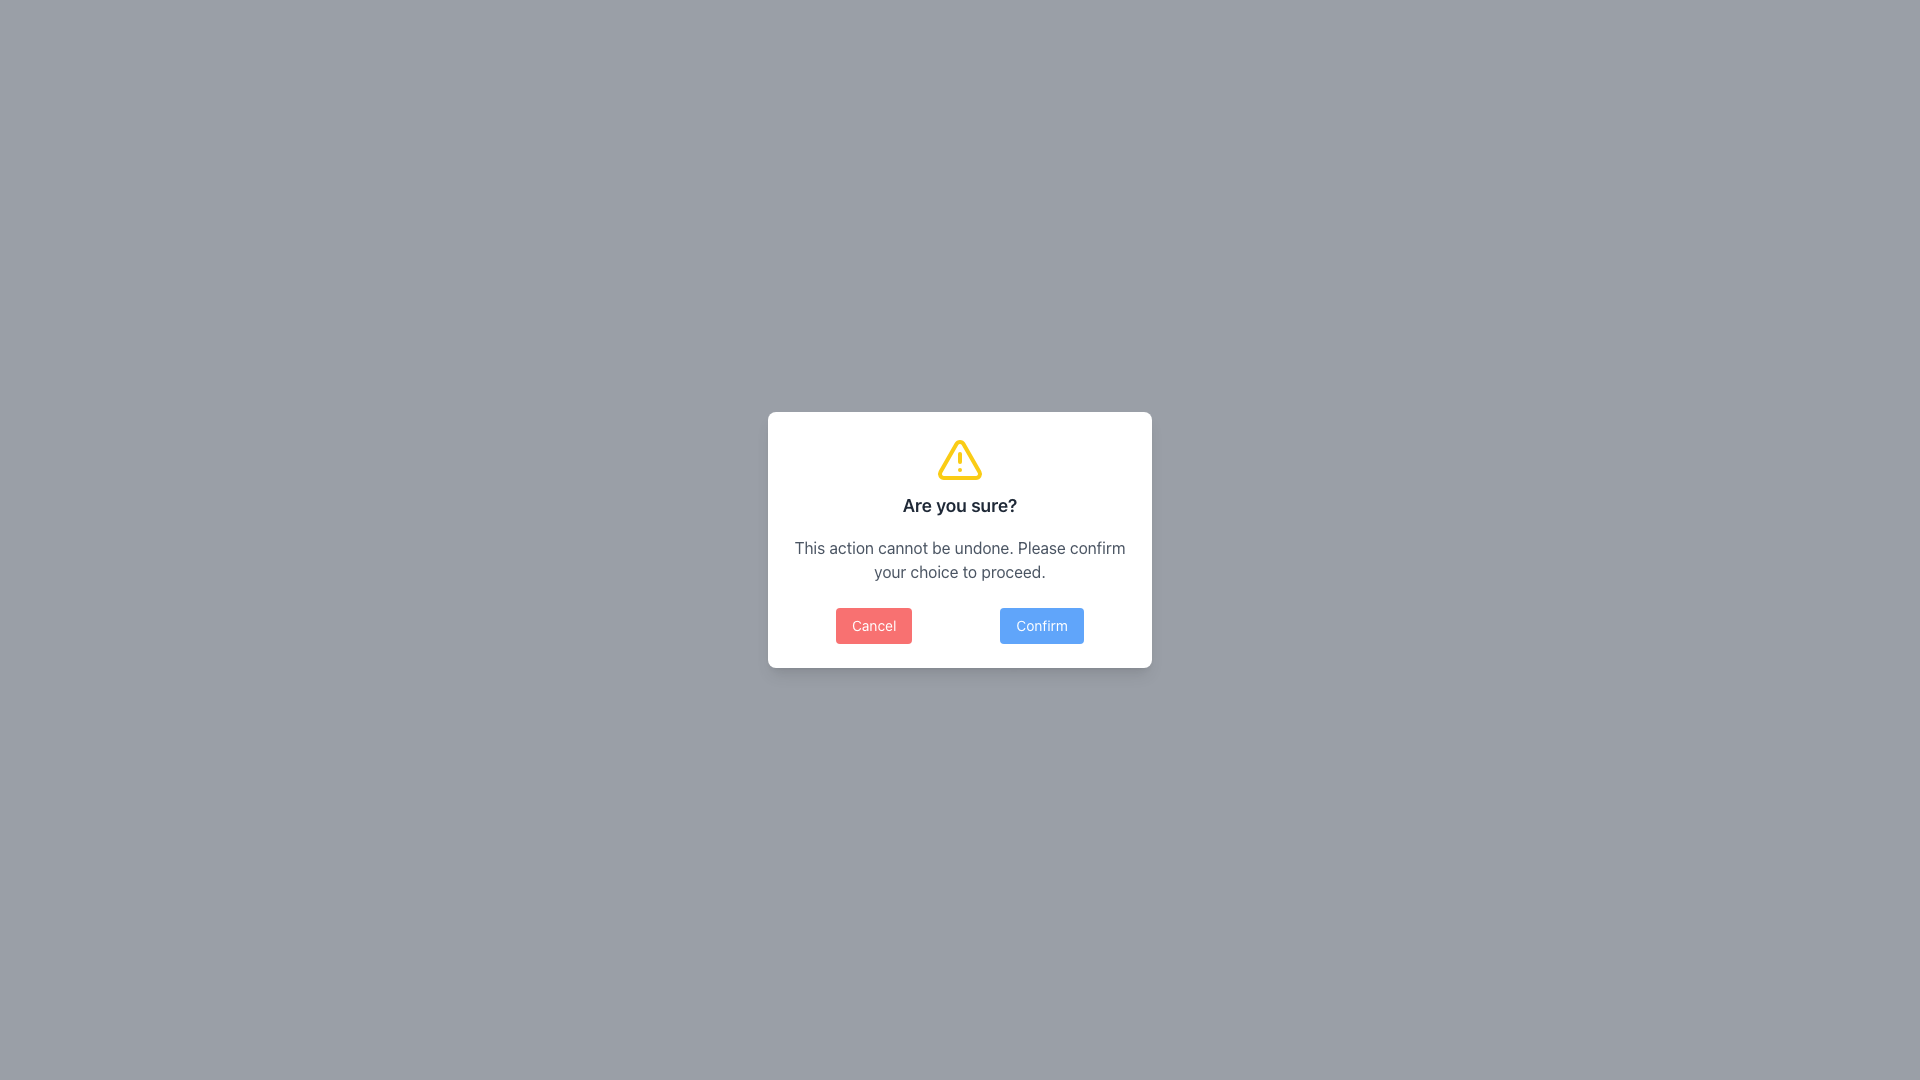  I want to click on the yellow triangular warning icon with an exclamation mark inside, which is located above the 'Are you sure?' heading in the modal dialog box, so click(960, 459).